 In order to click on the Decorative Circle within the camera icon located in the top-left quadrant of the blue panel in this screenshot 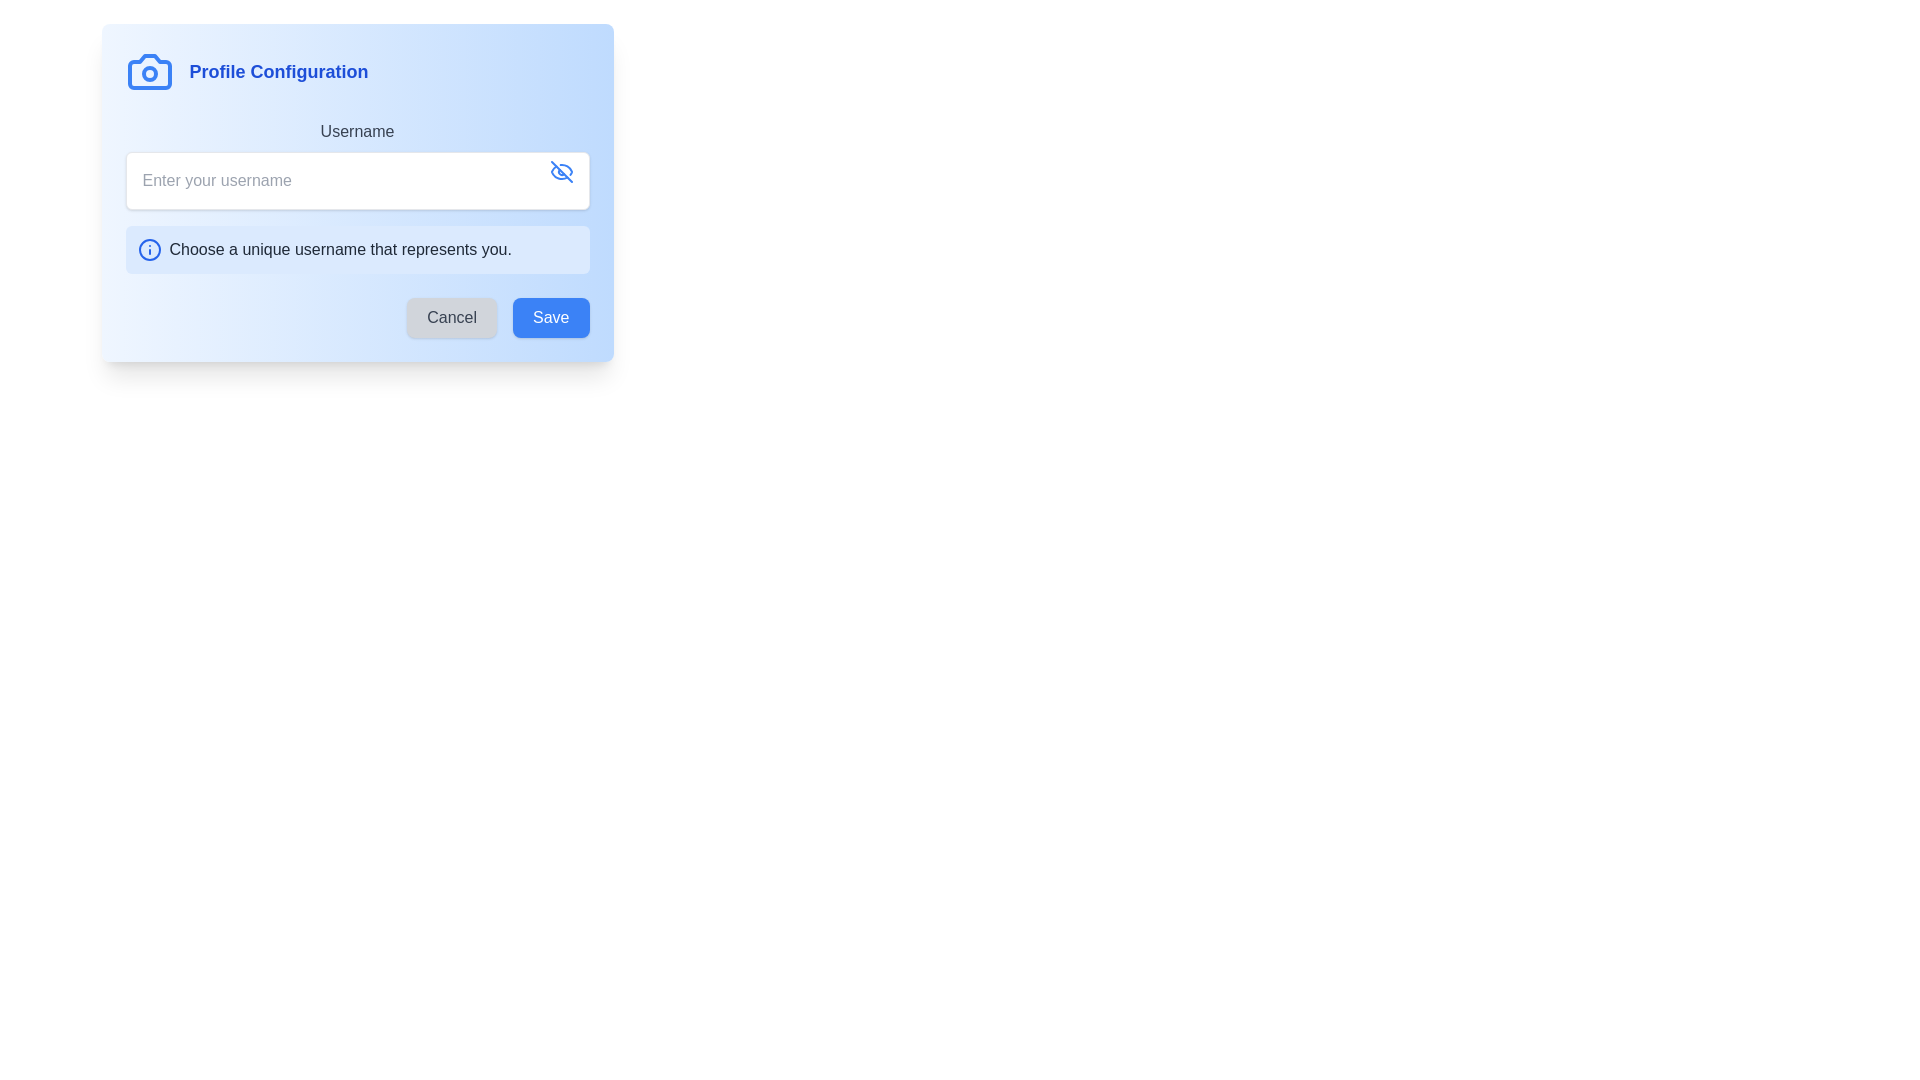, I will do `click(148, 72)`.